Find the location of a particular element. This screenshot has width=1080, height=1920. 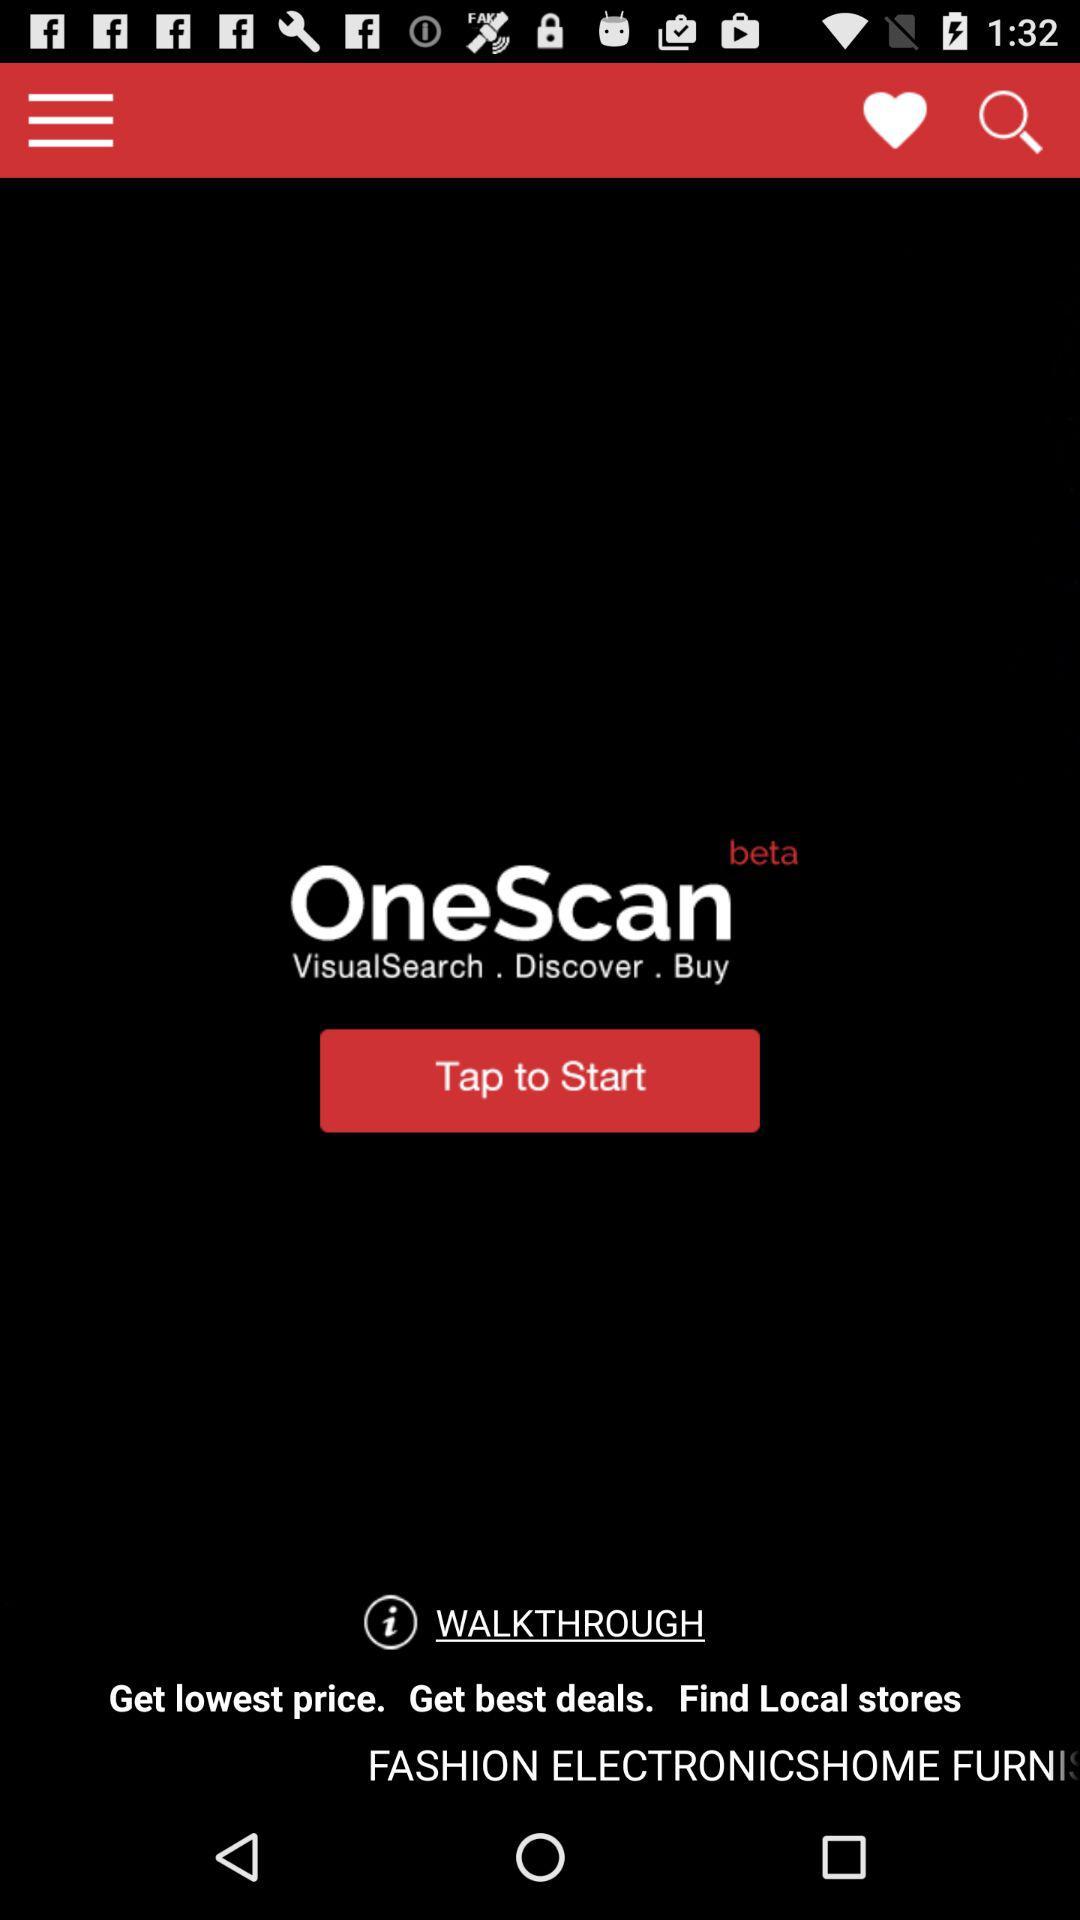

the search icon is located at coordinates (1009, 127).